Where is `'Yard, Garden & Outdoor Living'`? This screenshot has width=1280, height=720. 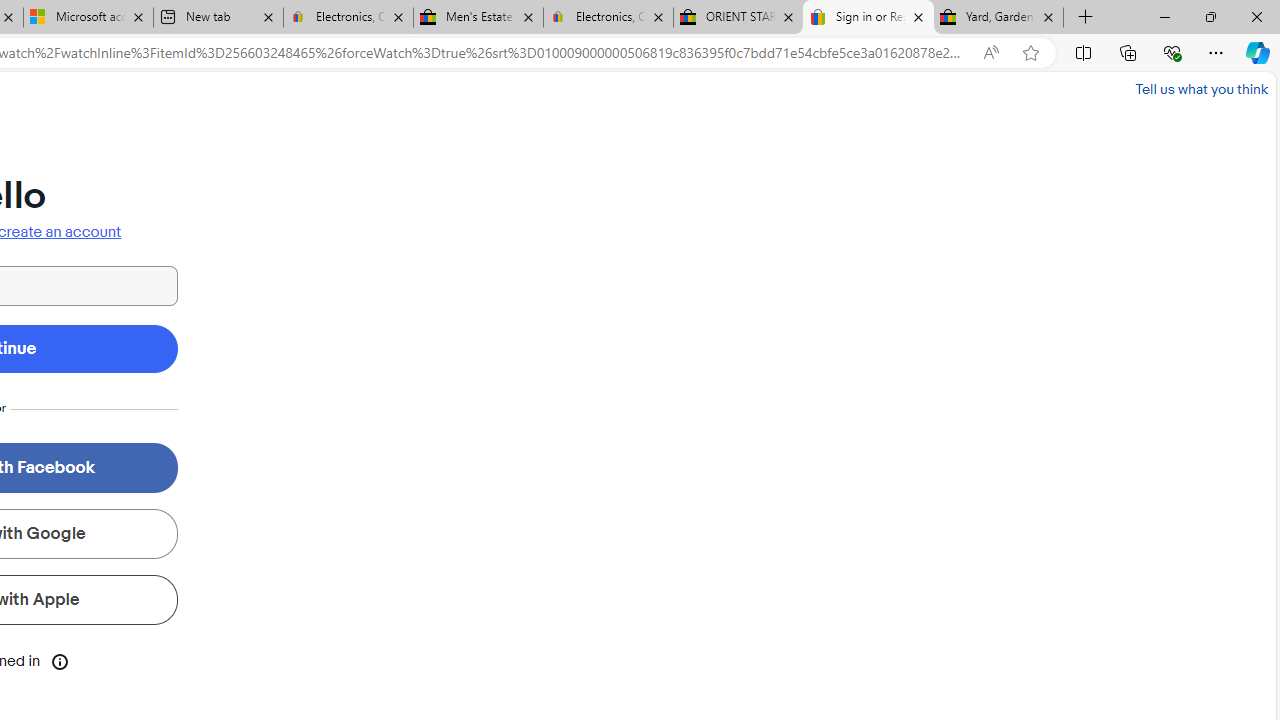 'Yard, Garden & Outdoor Living' is located at coordinates (999, 17).